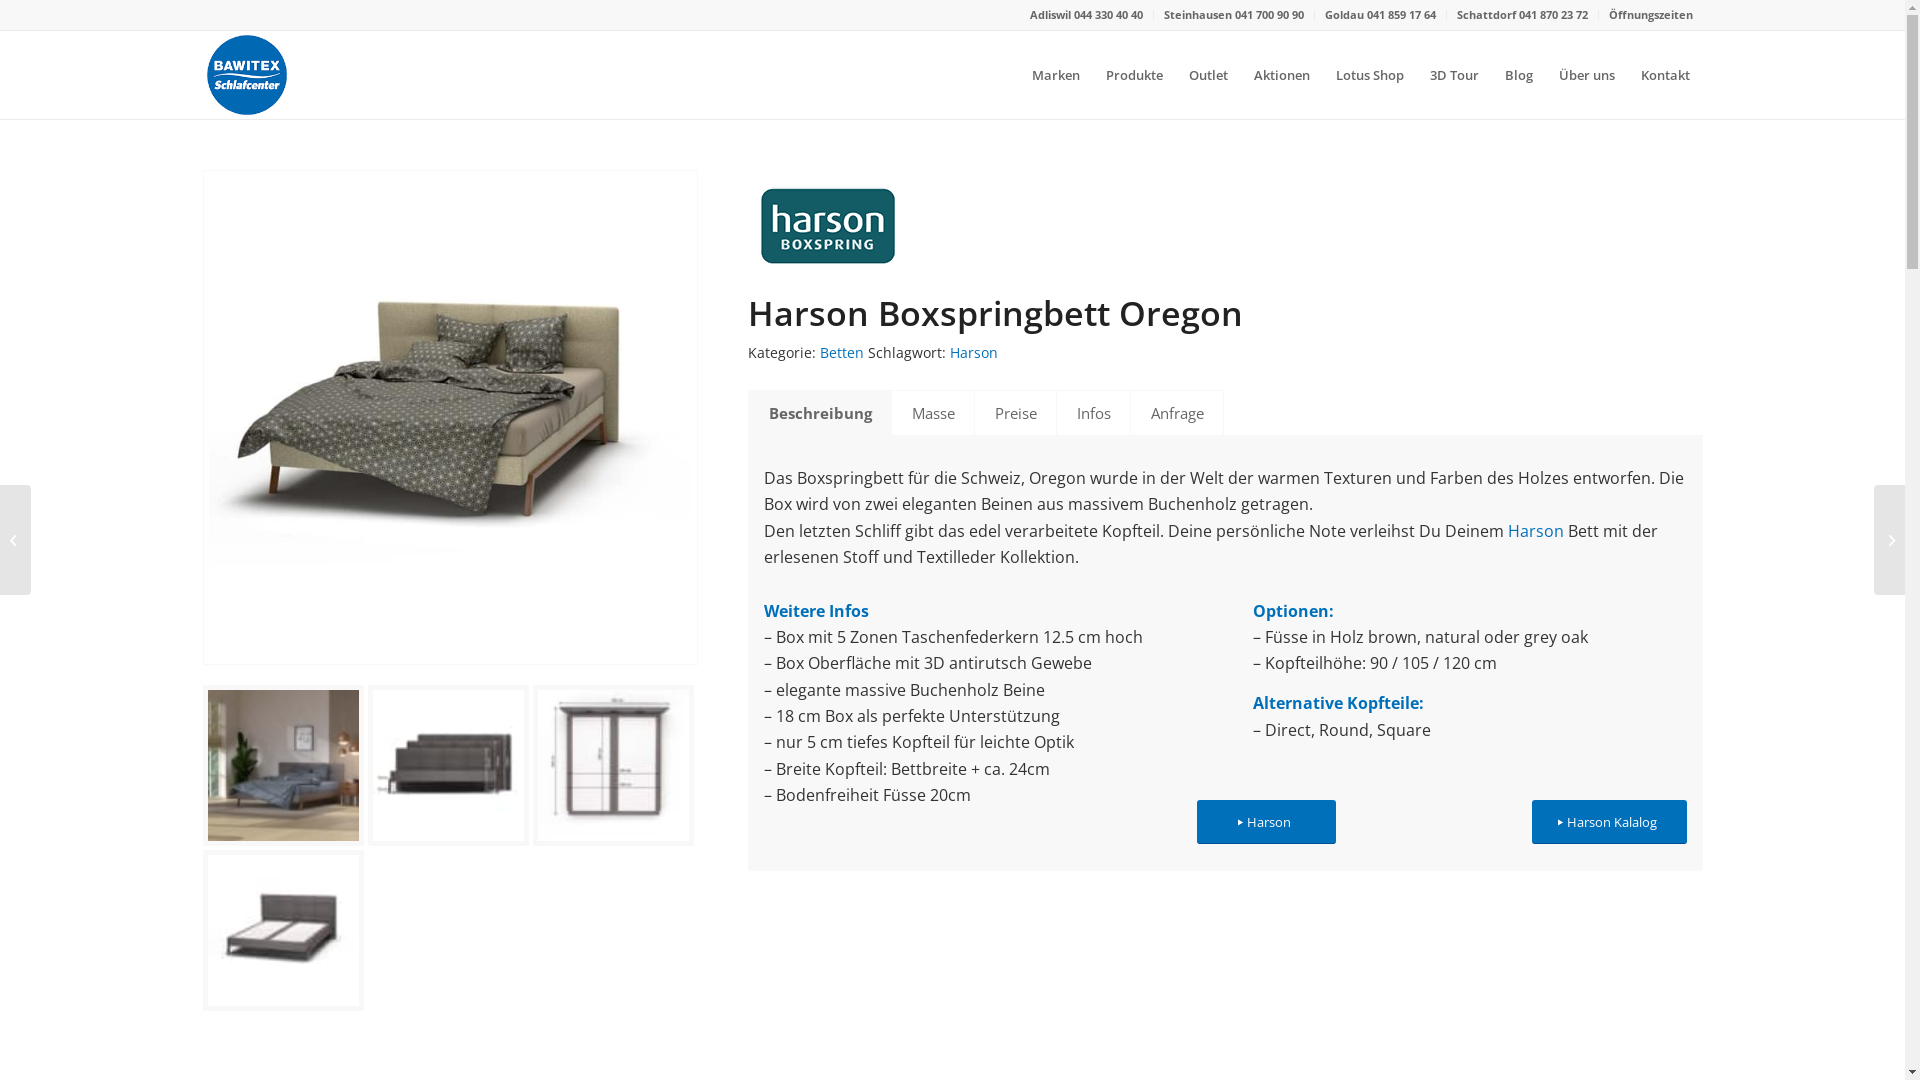 This screenshot has width=1920, height=1080. What do you see at coordinates (930, 411) in the screenshot?
I see `'Masse'` at bounding box center [930, 411].